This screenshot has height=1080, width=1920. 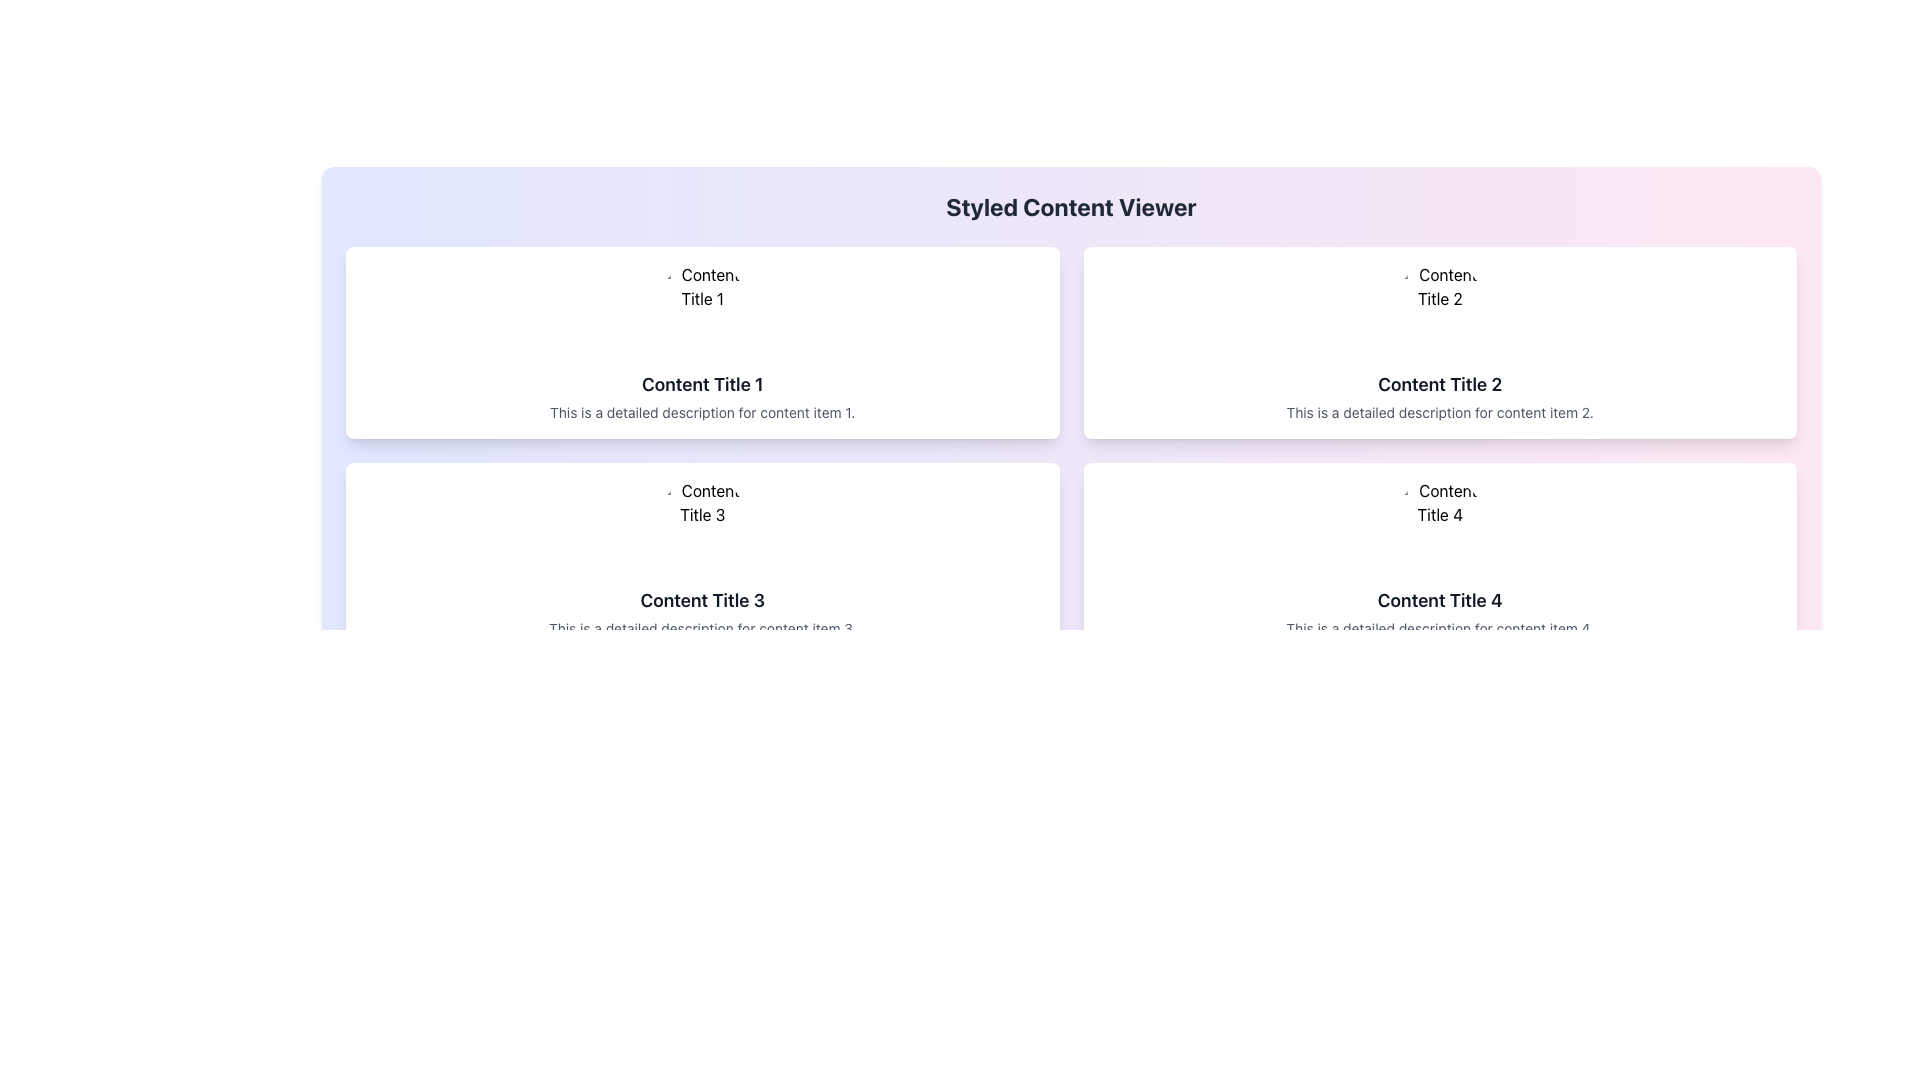 What do you see at coordinates (1440, 559) in the screenshot?
I see `the Content card with the title 'Content Title 4', which is a rectangular card with rounded corners and a shadow effect, located in the second row and second column of the grid layout` at bounding box center [1440, 559].